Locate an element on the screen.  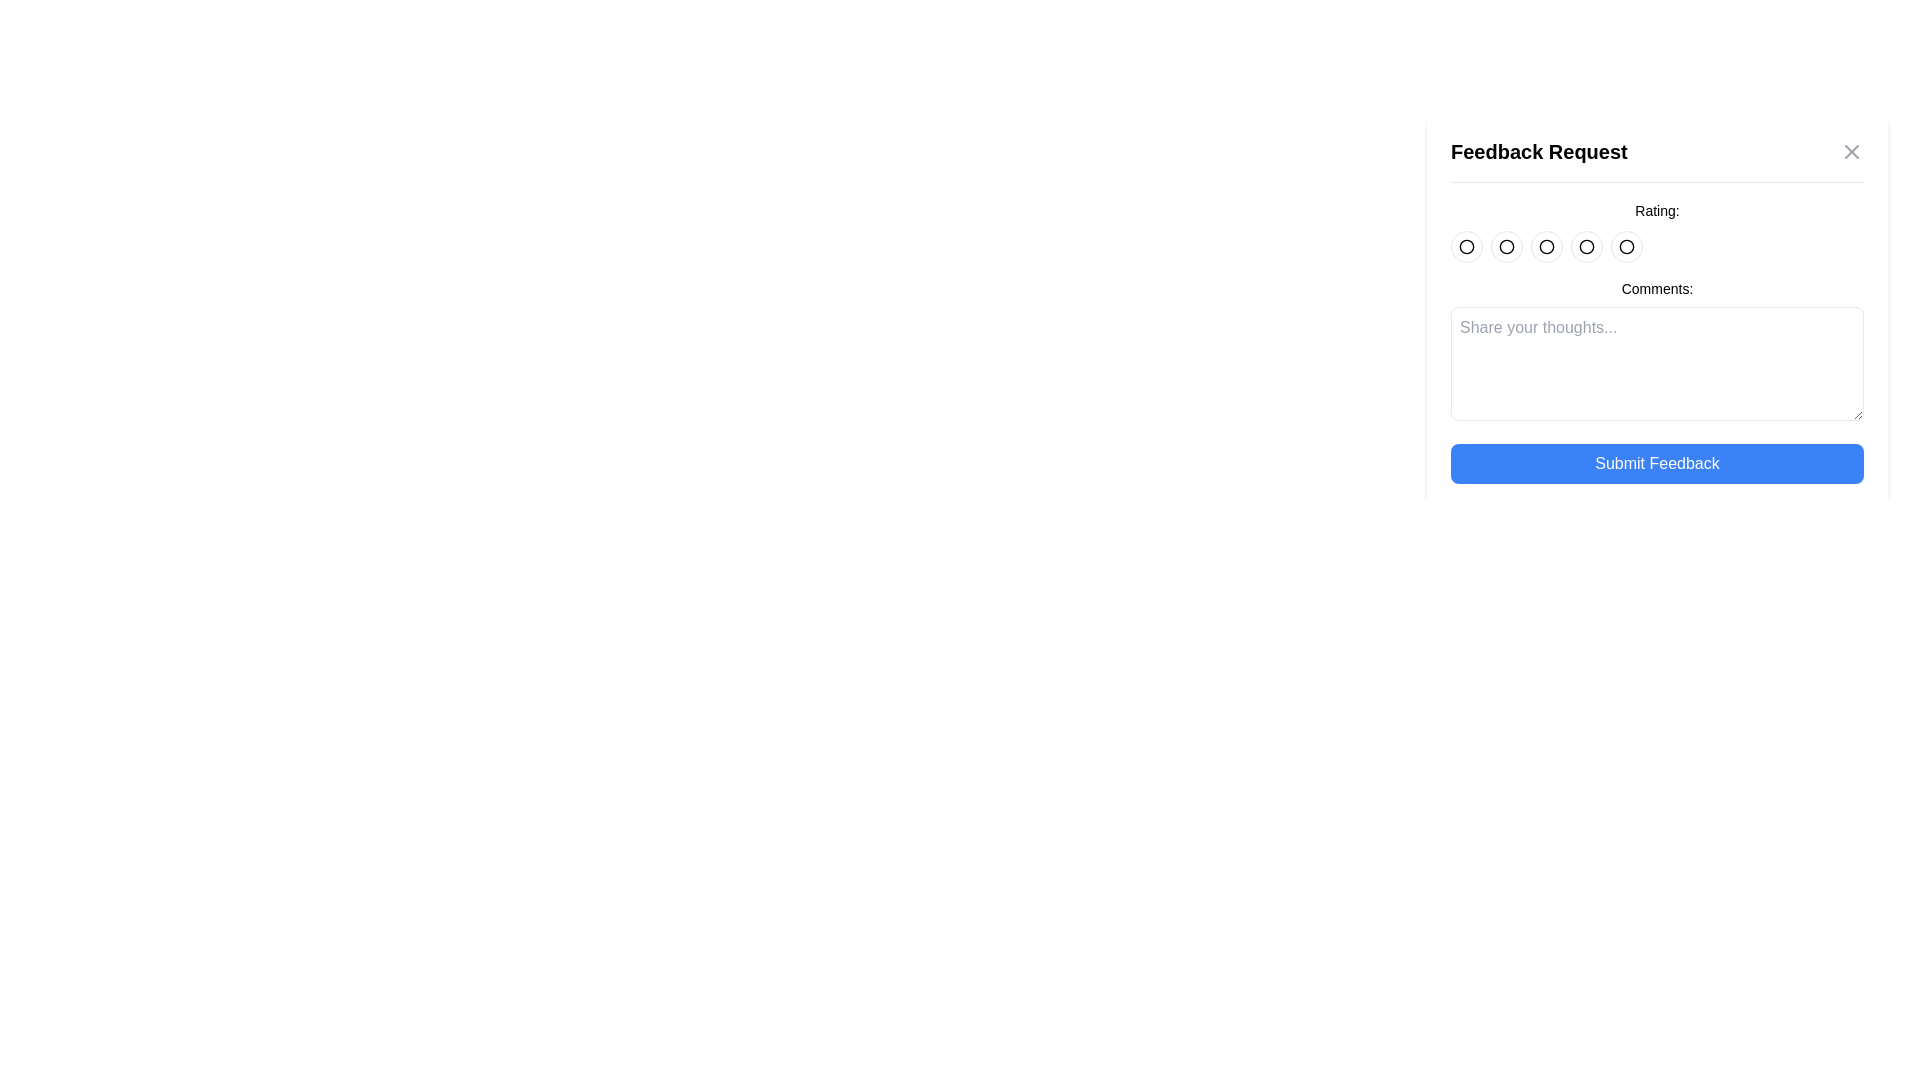
the second circular button with a hollow center and a thin border located near the top-right section of the form is located at coordinates (1507, 245).